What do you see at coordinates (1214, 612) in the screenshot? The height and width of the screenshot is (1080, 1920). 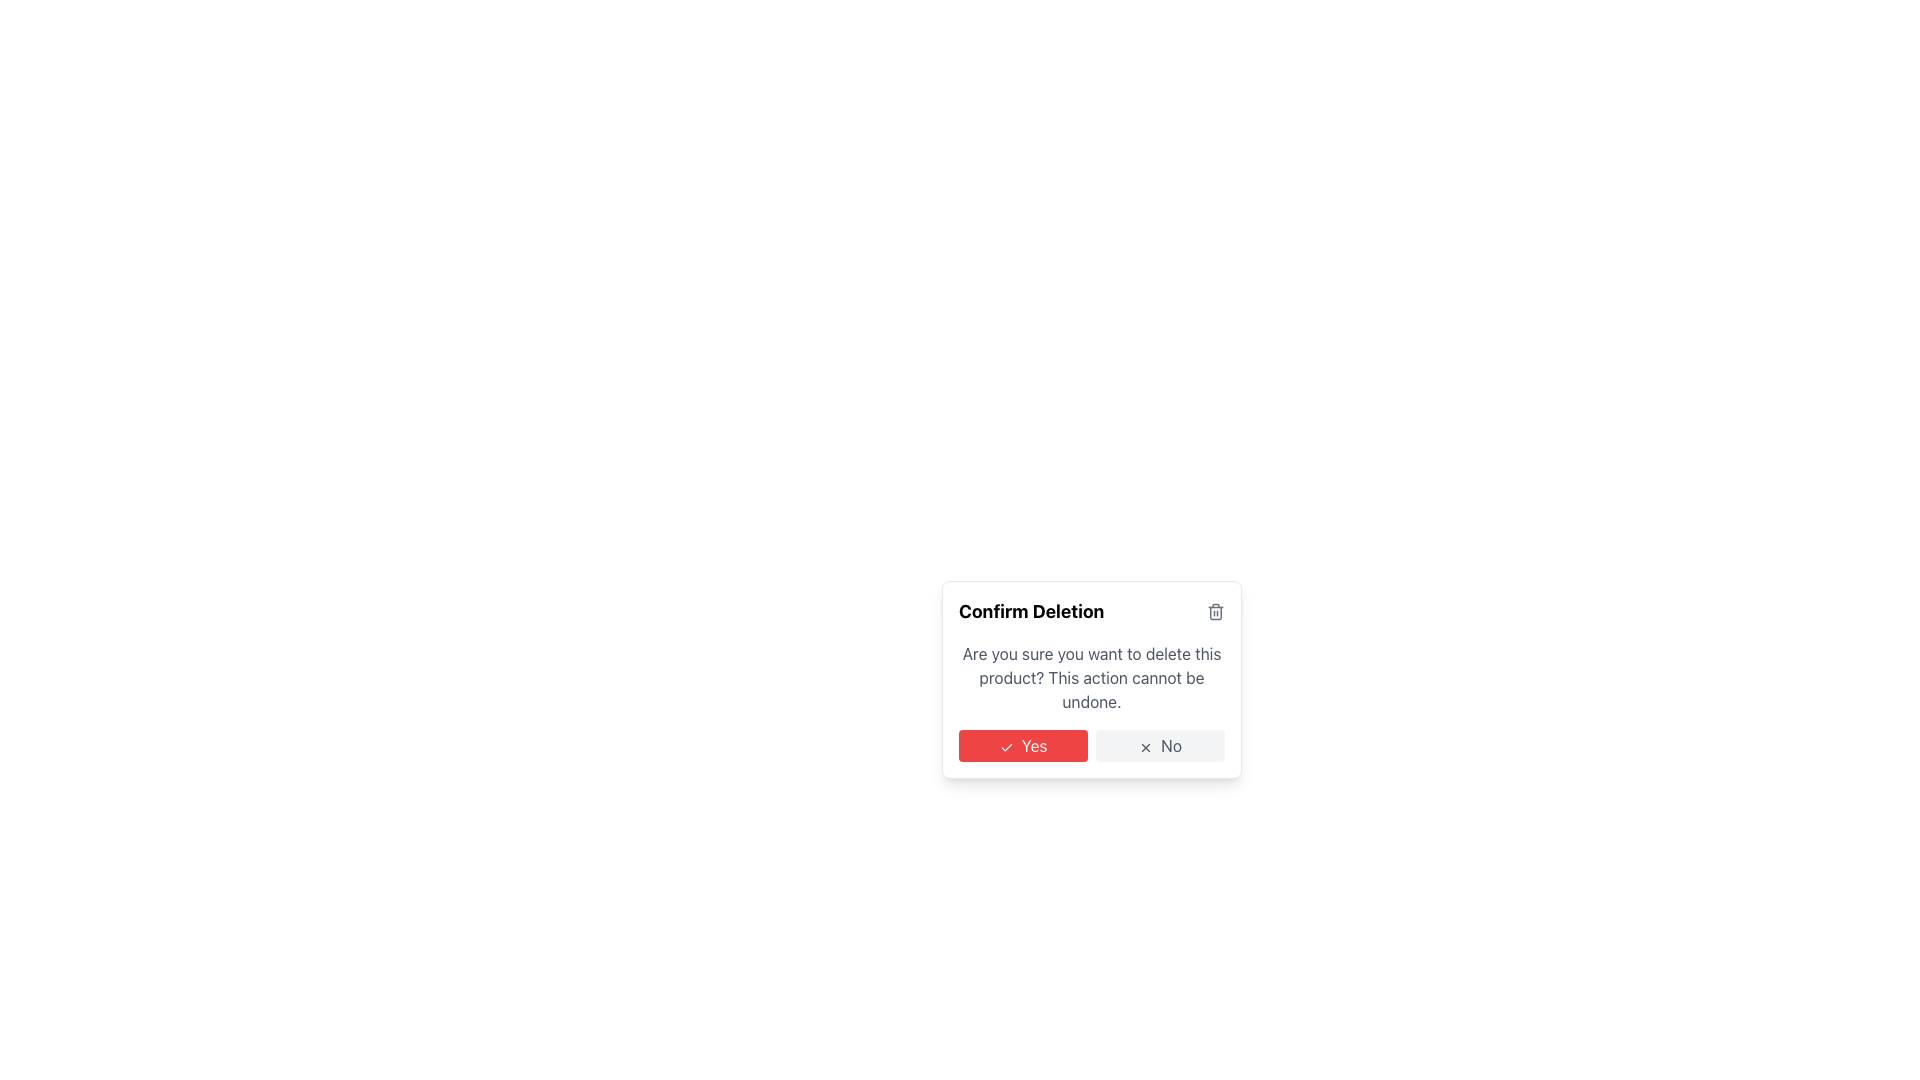 I see `the curved line forming the border of the rectangular trash bin icon in the confirmation dialog labeled 'Confirm Deletion'` at bounding box center [1214, 612].